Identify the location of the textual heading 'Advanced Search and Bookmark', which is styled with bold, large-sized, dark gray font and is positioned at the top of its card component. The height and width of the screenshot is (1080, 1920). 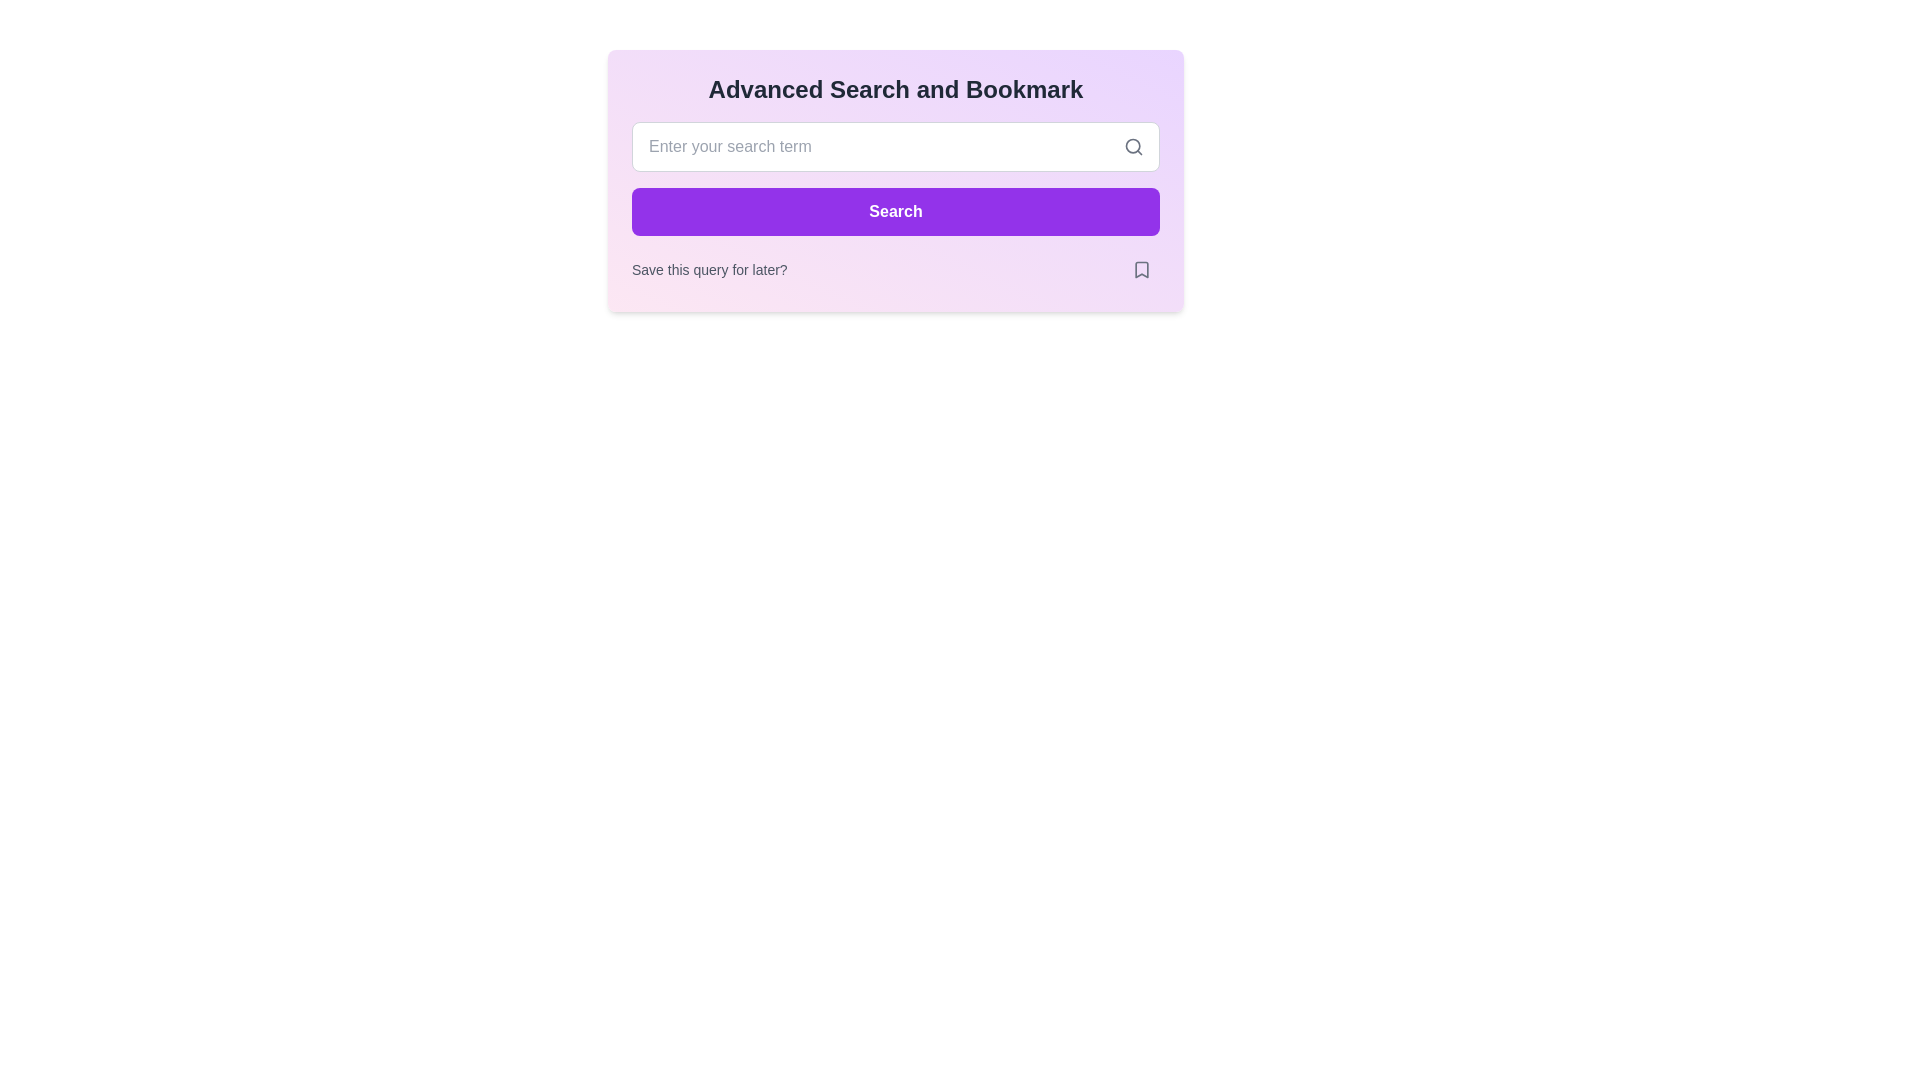
(895, 88).